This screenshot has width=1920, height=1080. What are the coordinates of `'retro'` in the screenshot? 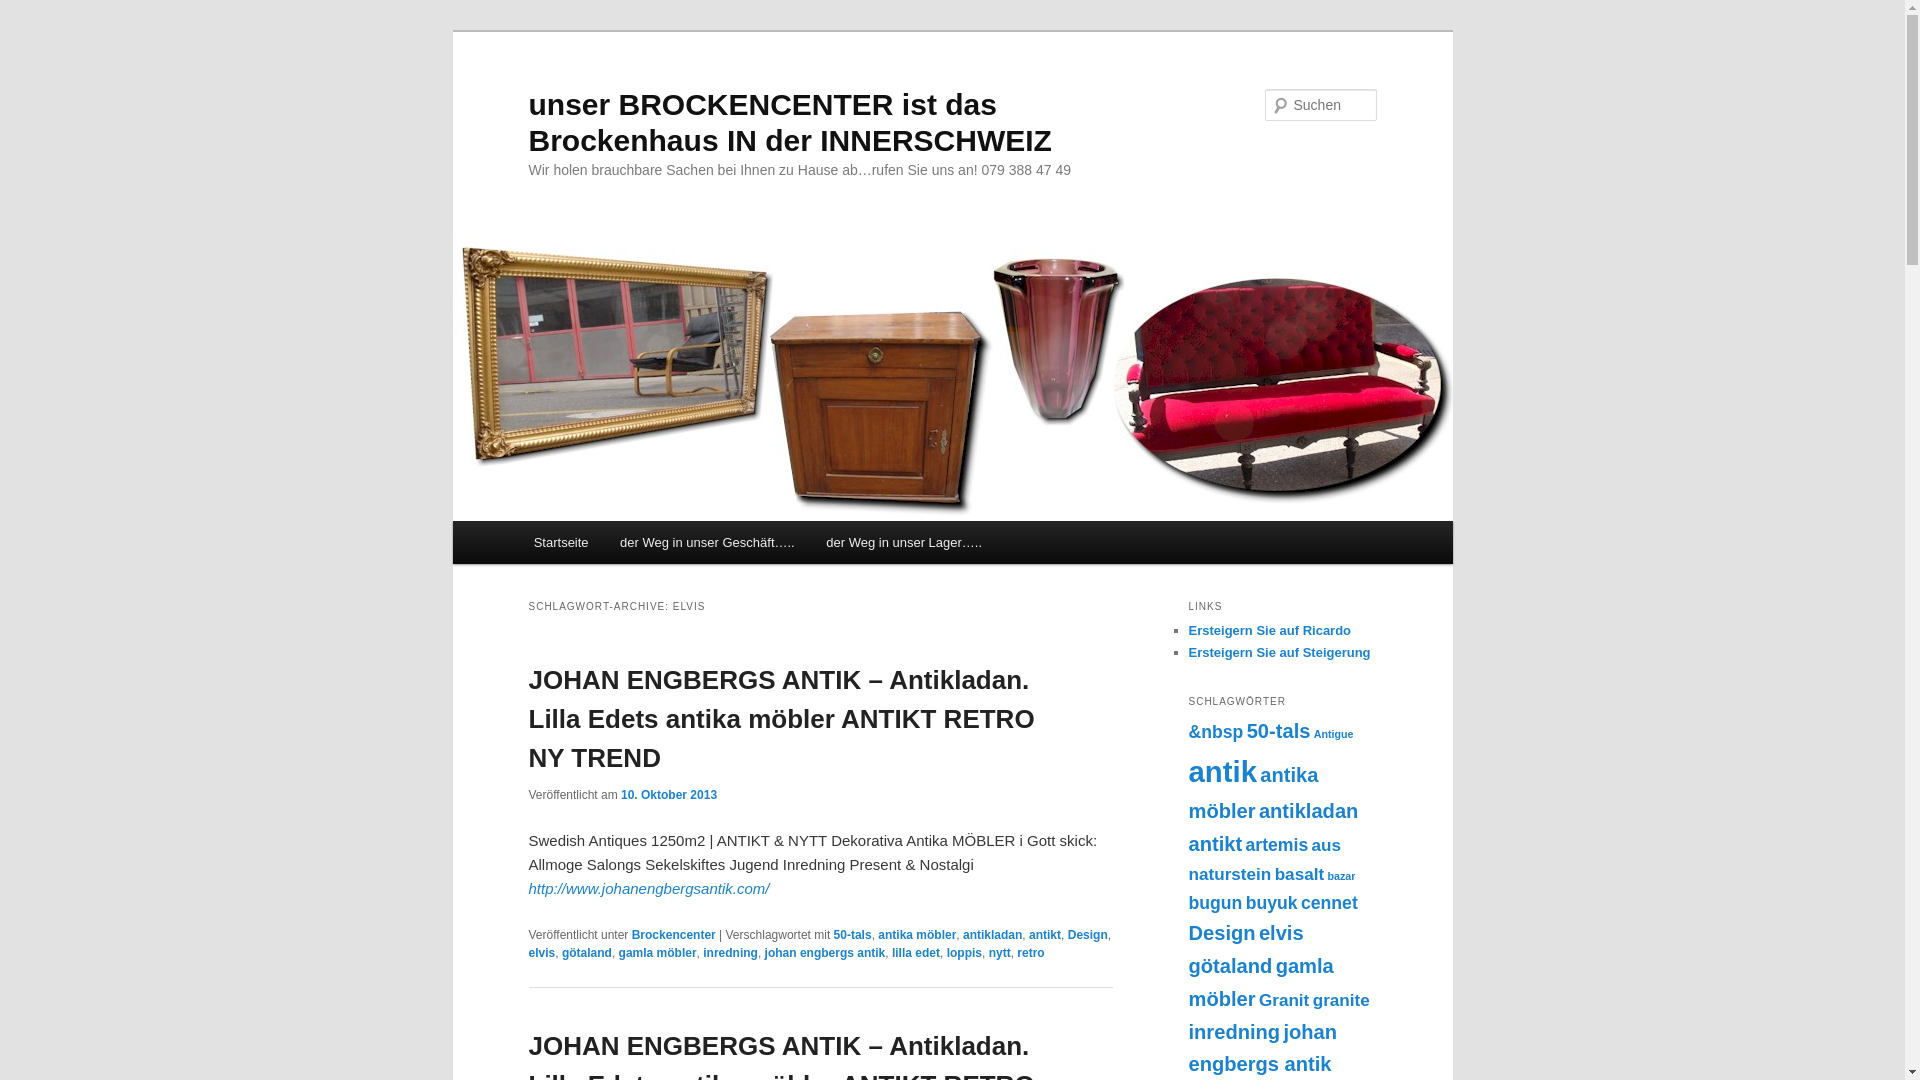 It's located at (1030, 951).